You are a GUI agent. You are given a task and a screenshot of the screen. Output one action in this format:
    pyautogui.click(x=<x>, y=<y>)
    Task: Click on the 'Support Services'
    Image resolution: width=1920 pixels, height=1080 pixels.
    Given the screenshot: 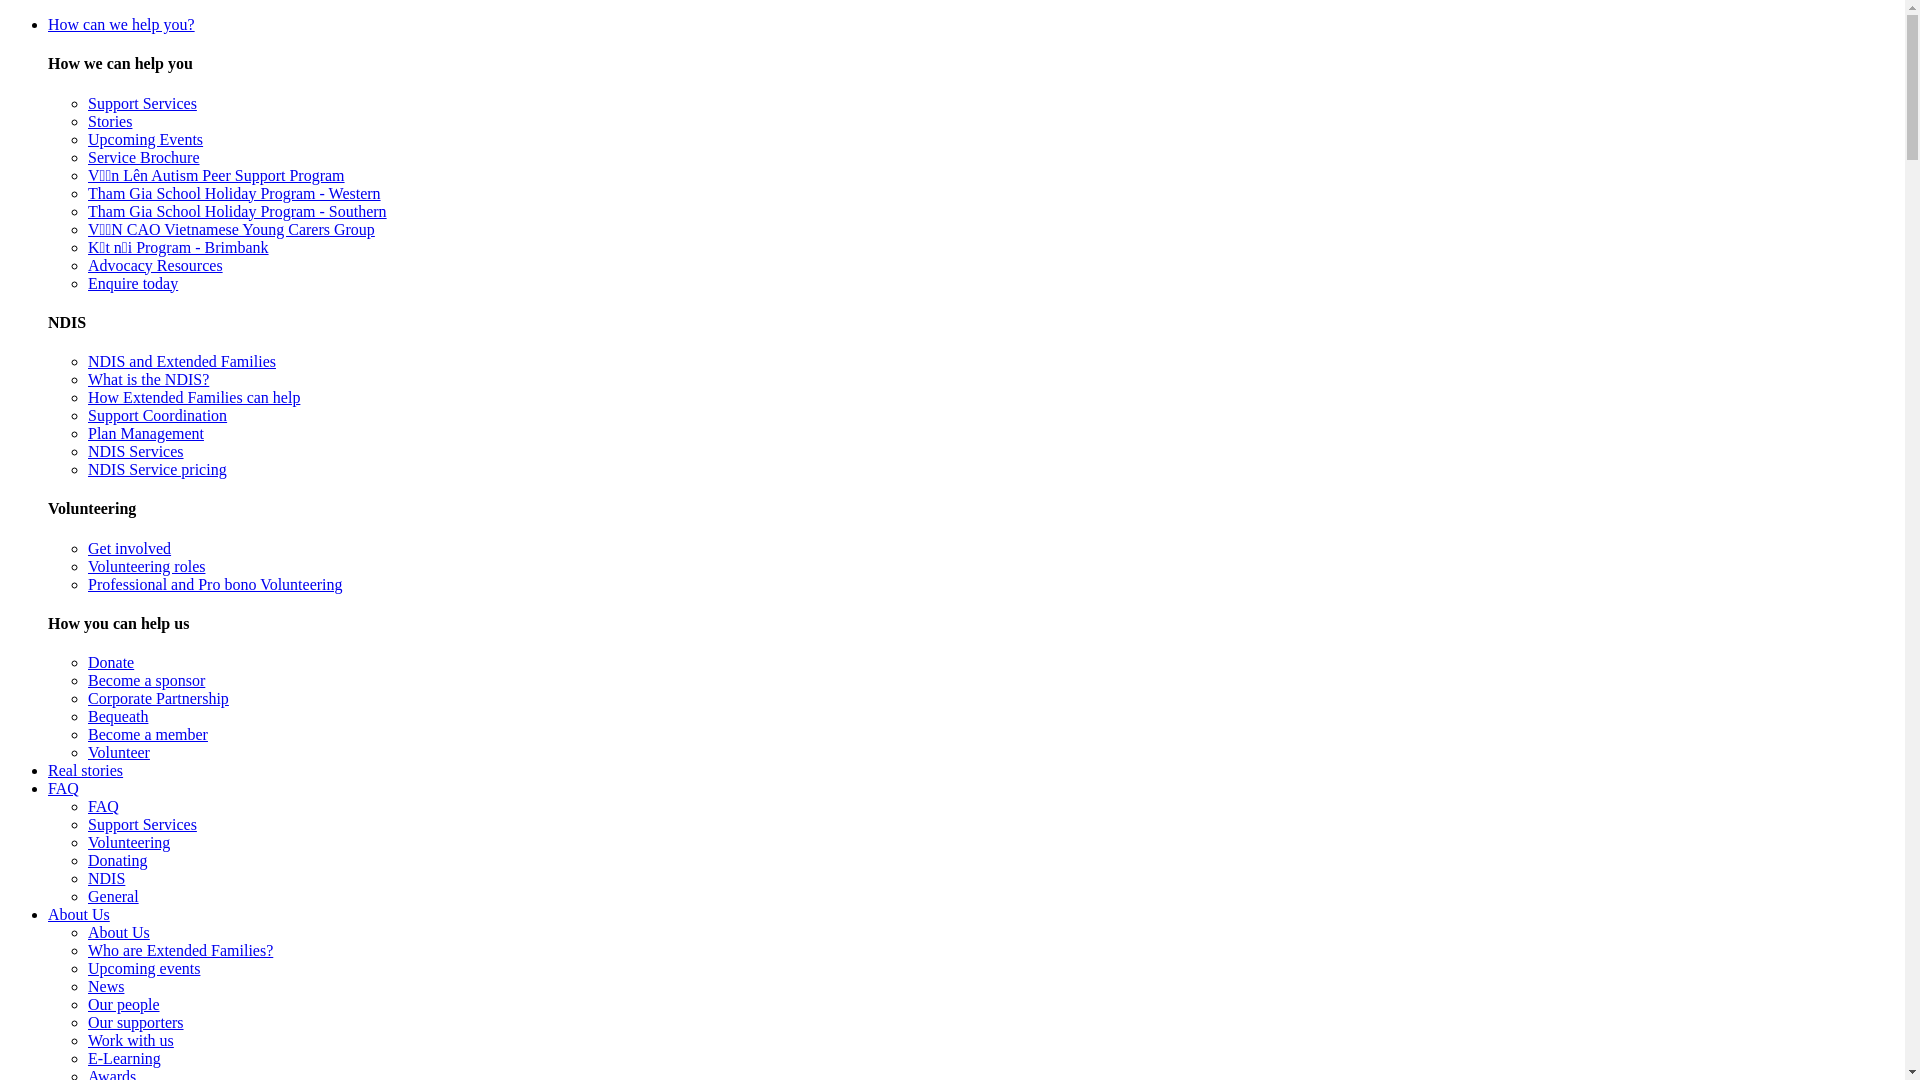 What is the action you would take?
    pyautogui.click(x=86, y=824)
    